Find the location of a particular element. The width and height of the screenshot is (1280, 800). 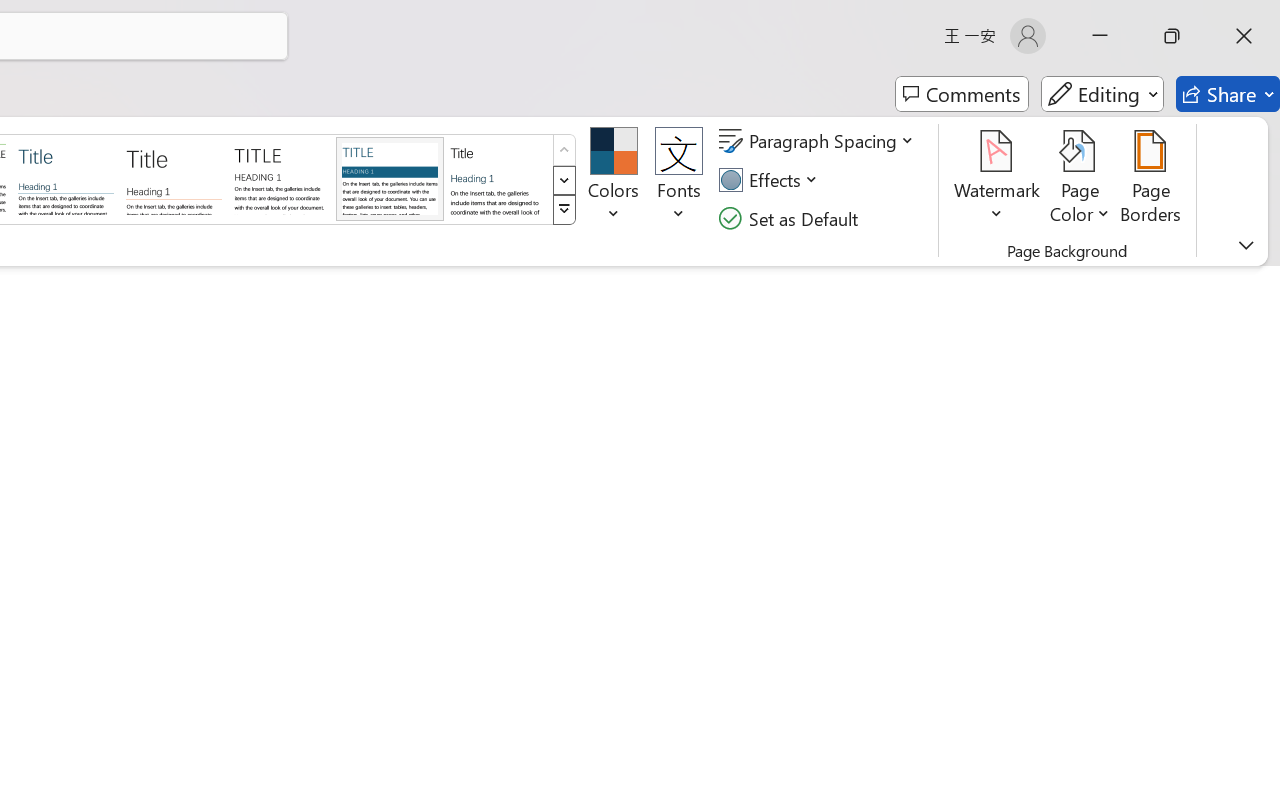

'Minimize' is located at coordinates (1099, 35).